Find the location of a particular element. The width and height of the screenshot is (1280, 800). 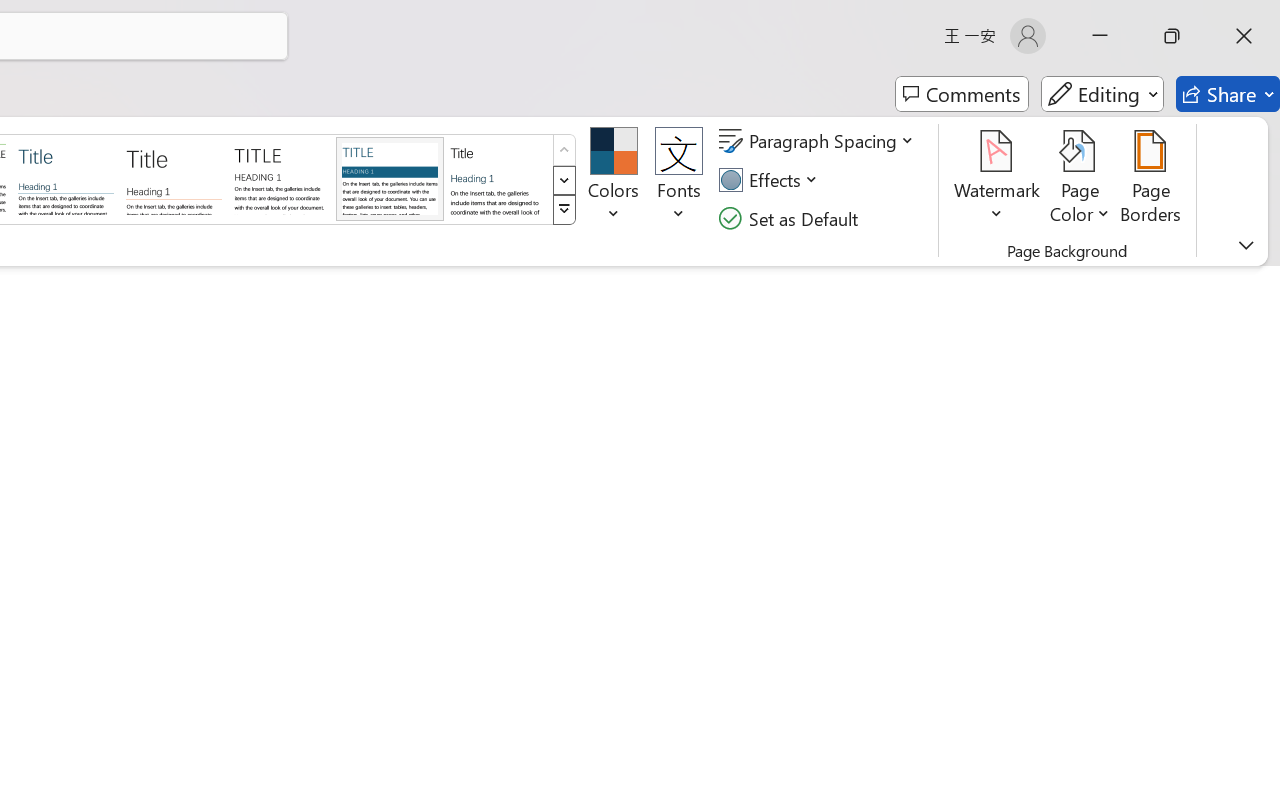

'Minimize' is located at coordinates (1099, 35).